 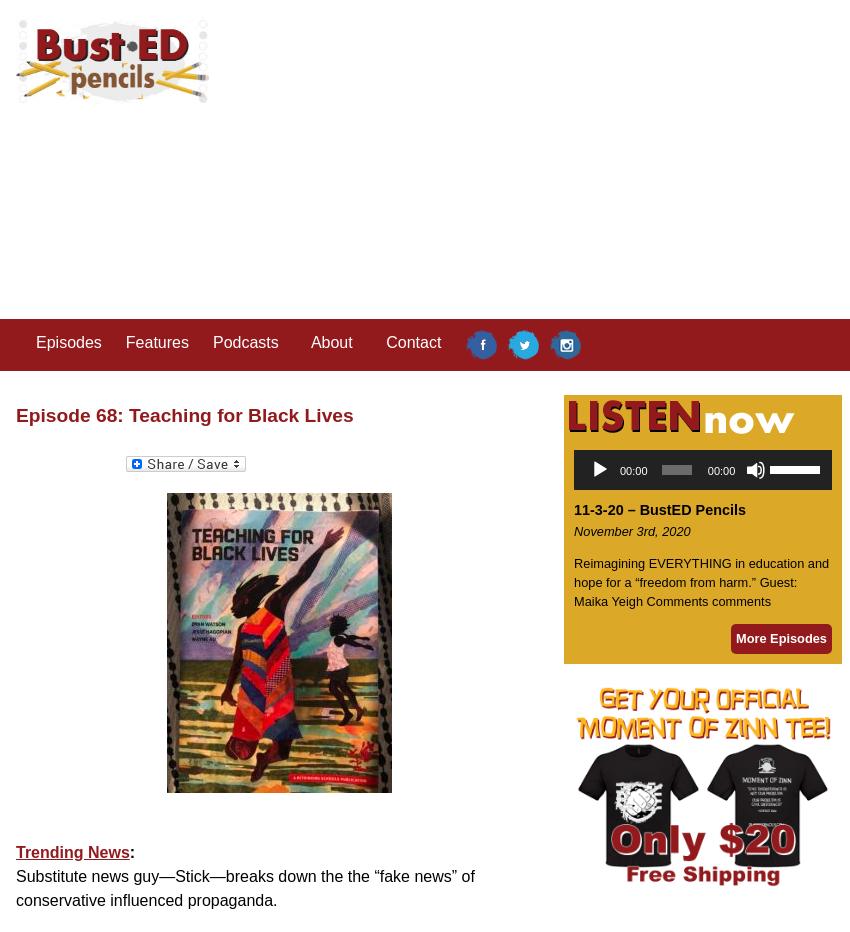 What do you see at coordinates (129, 850) in the screenshot?
I see `':'` at bounding box center [129, 850].